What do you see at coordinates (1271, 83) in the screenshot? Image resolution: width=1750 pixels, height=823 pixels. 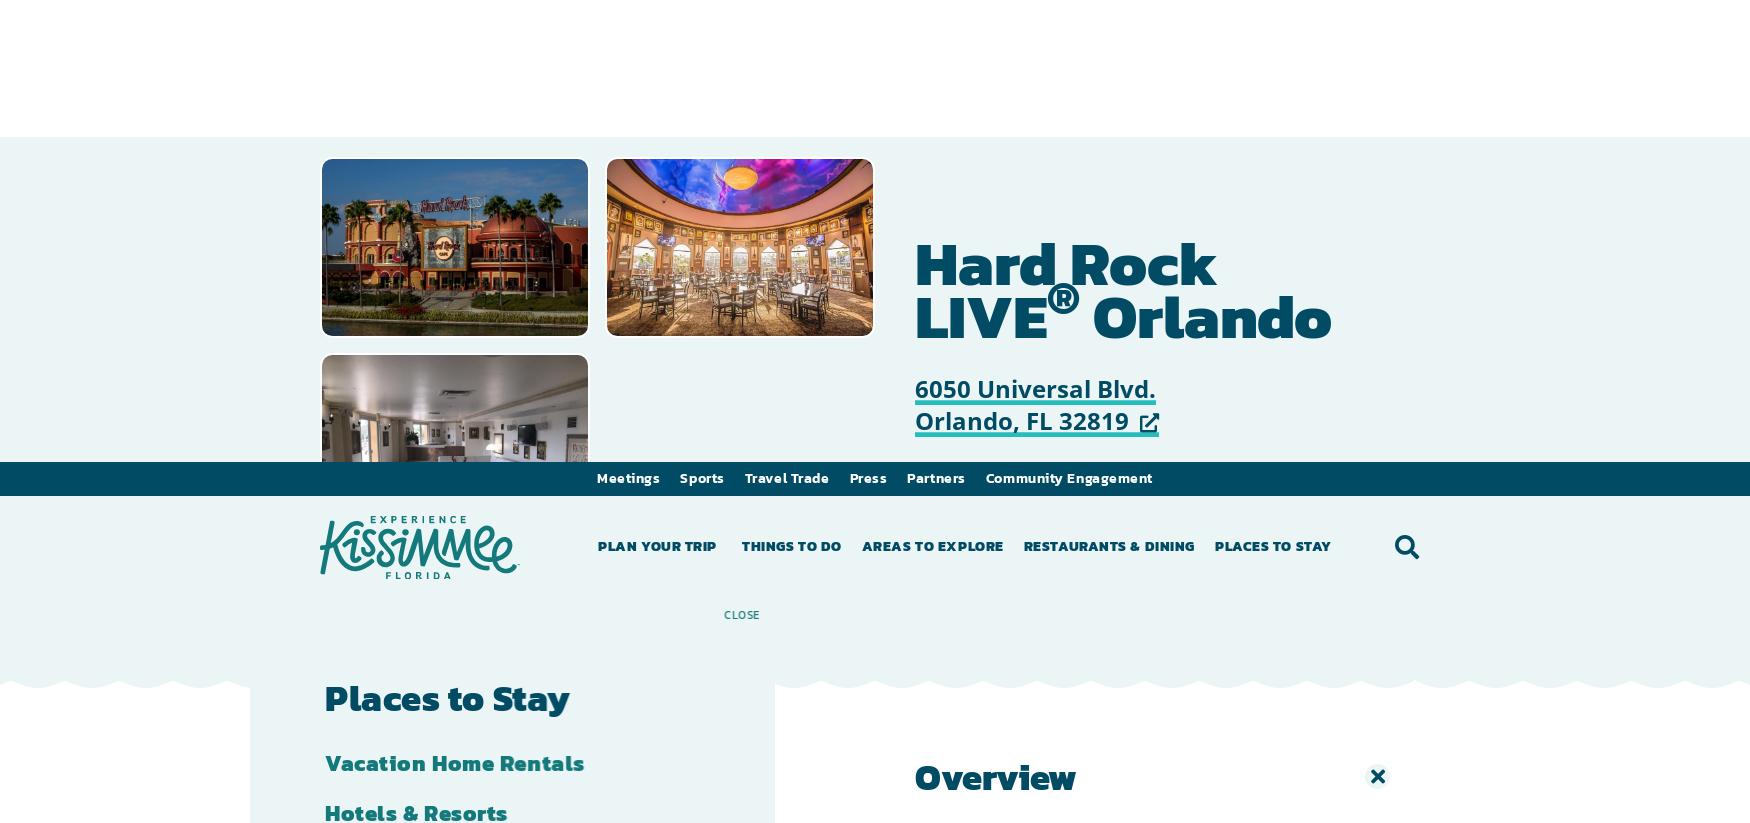 I see `'Places to Stay'` at bounding box center [1271, 83].